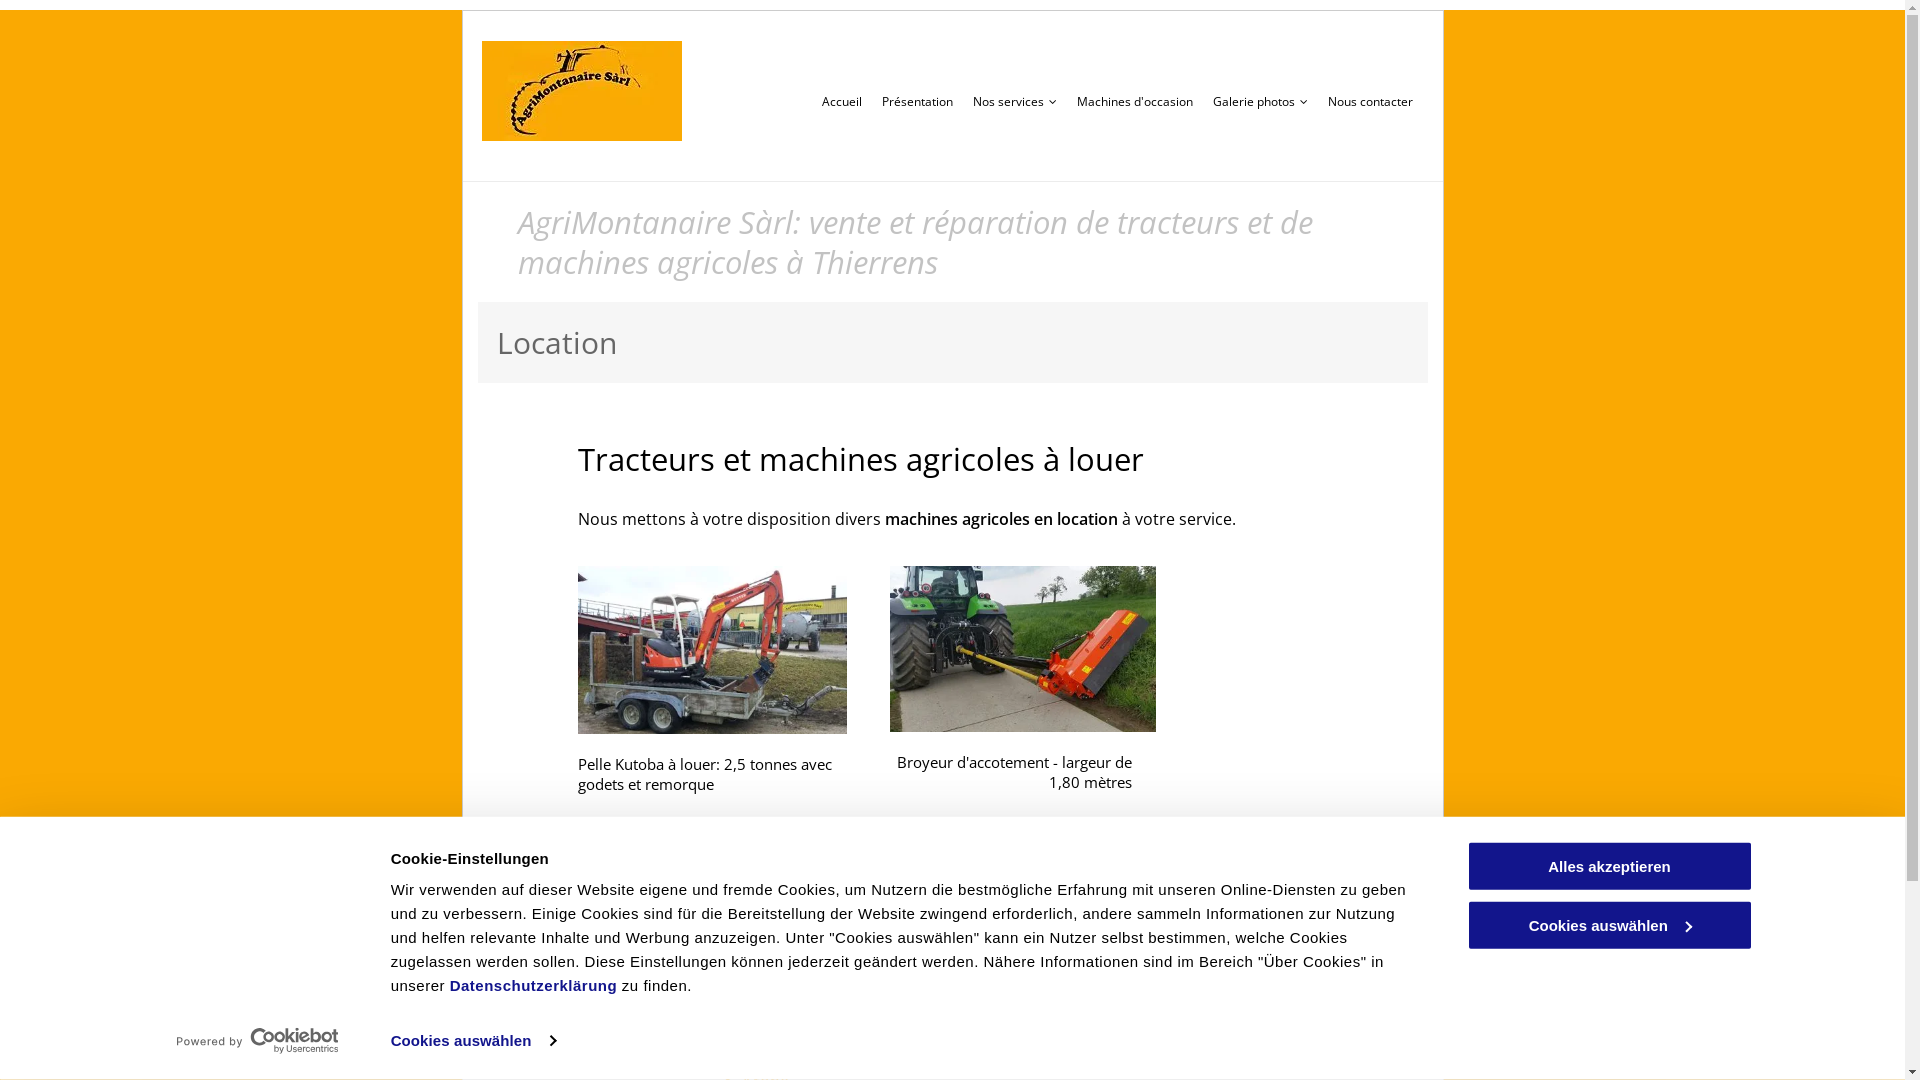  What do you see at coordinates (1000, 518) in the screenshot?
I see `'machines agricoles en location'` at bounding box center [1000, 518].